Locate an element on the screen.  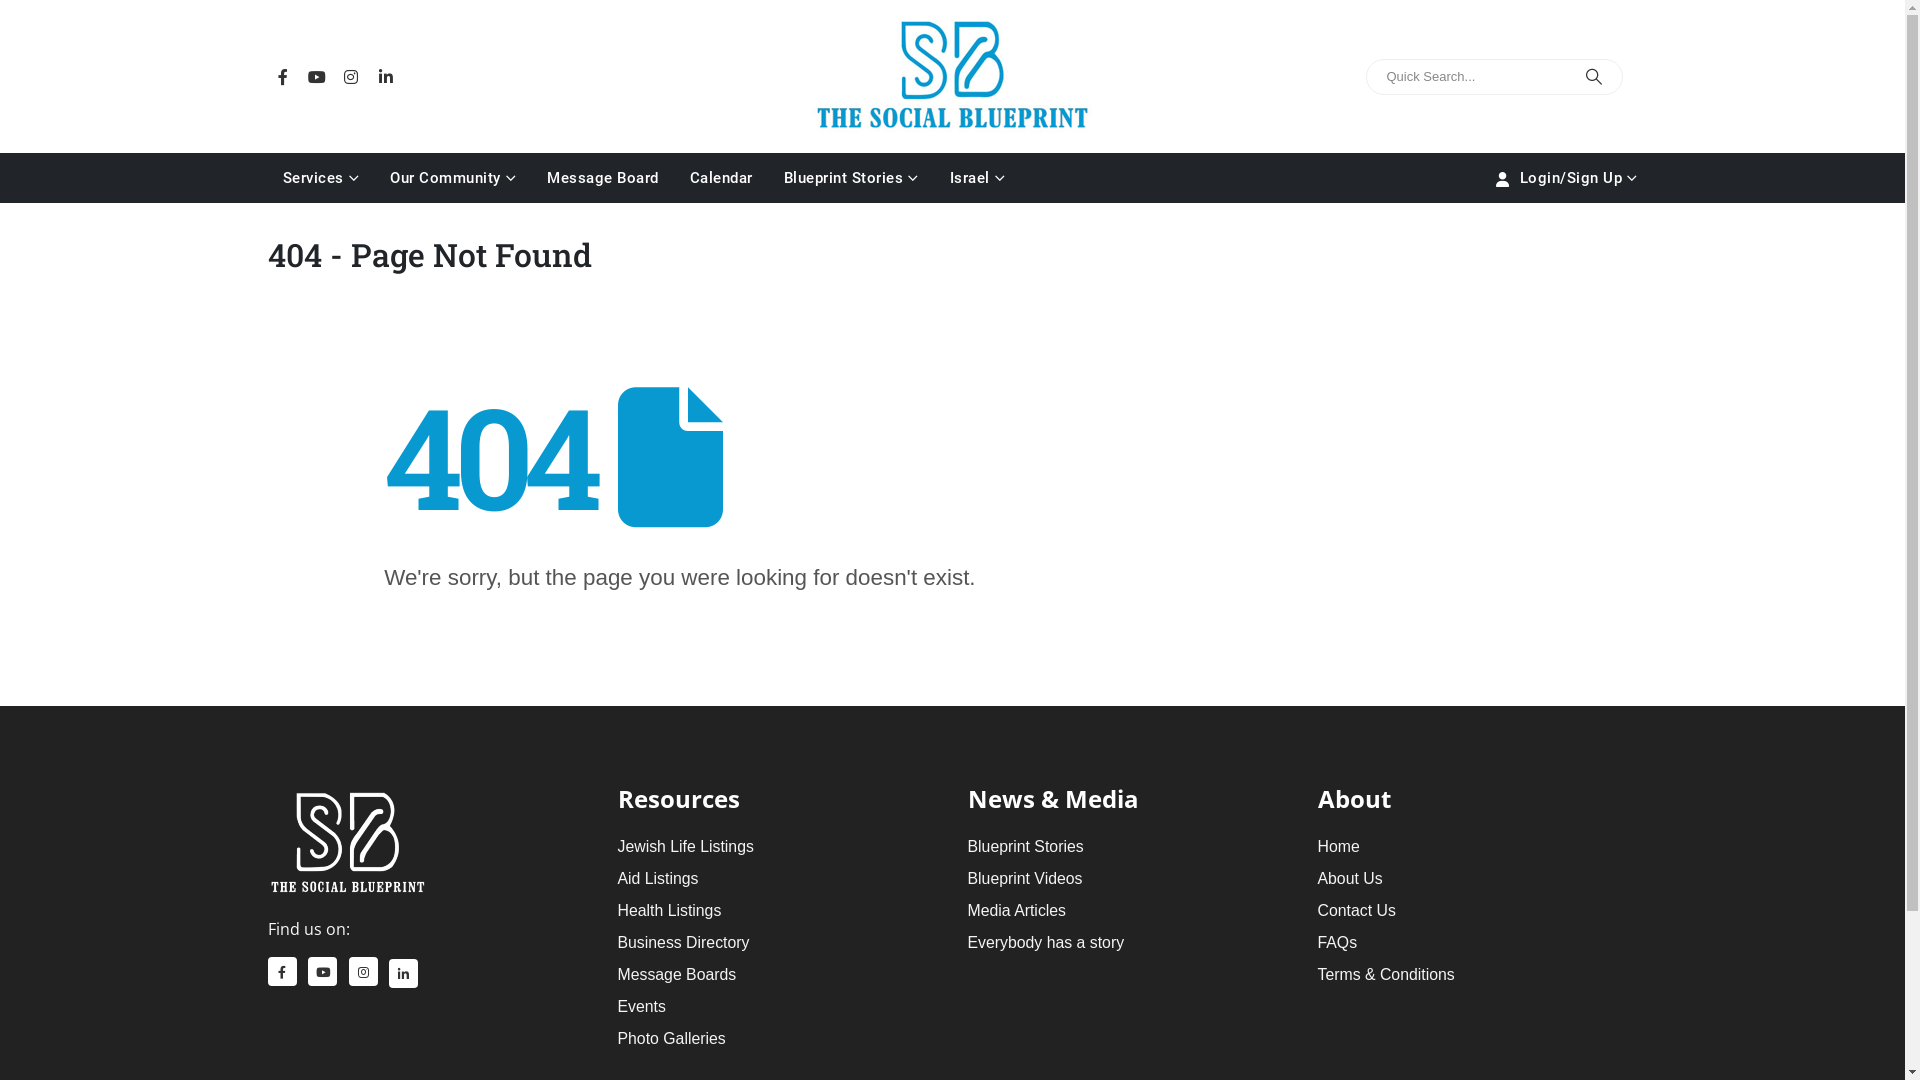
'Instagram' is located at coordinates (363, 970).